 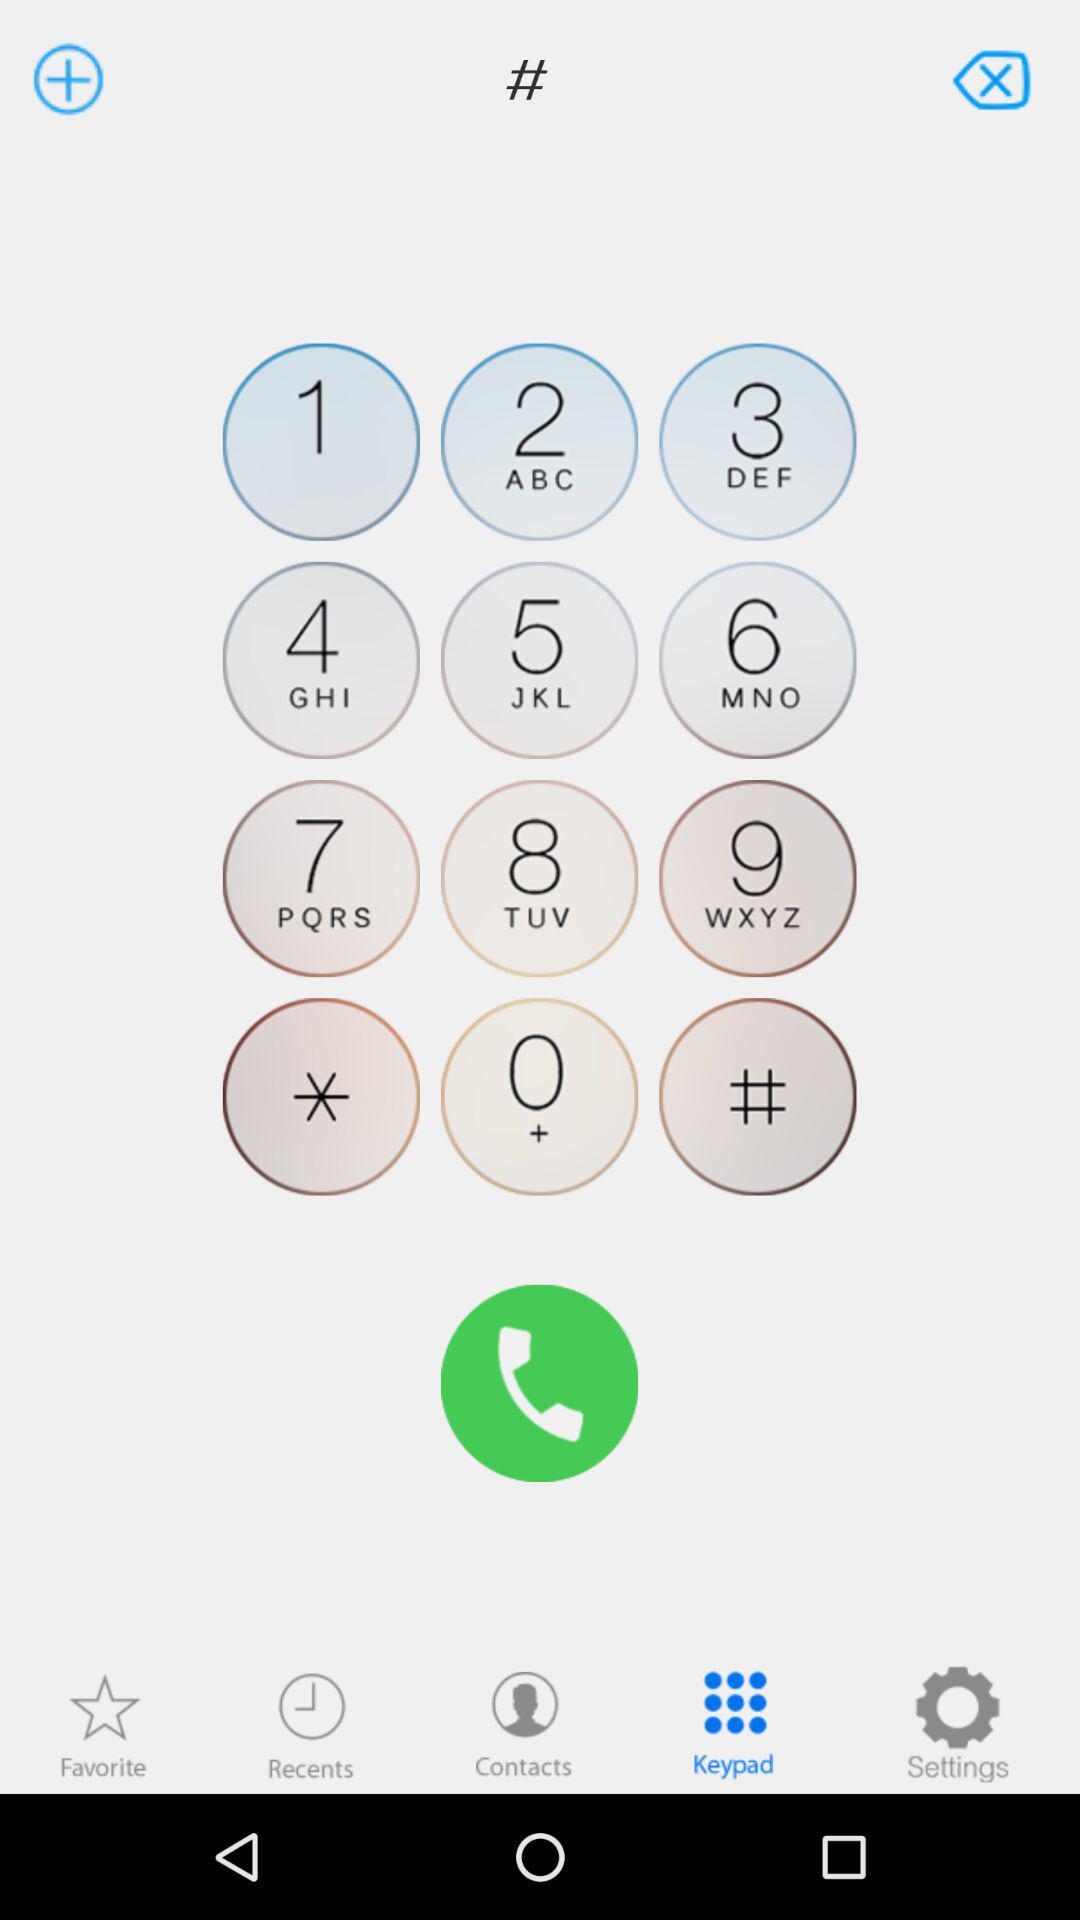 I want to click on insert 0, so click(x=538, y=1095).